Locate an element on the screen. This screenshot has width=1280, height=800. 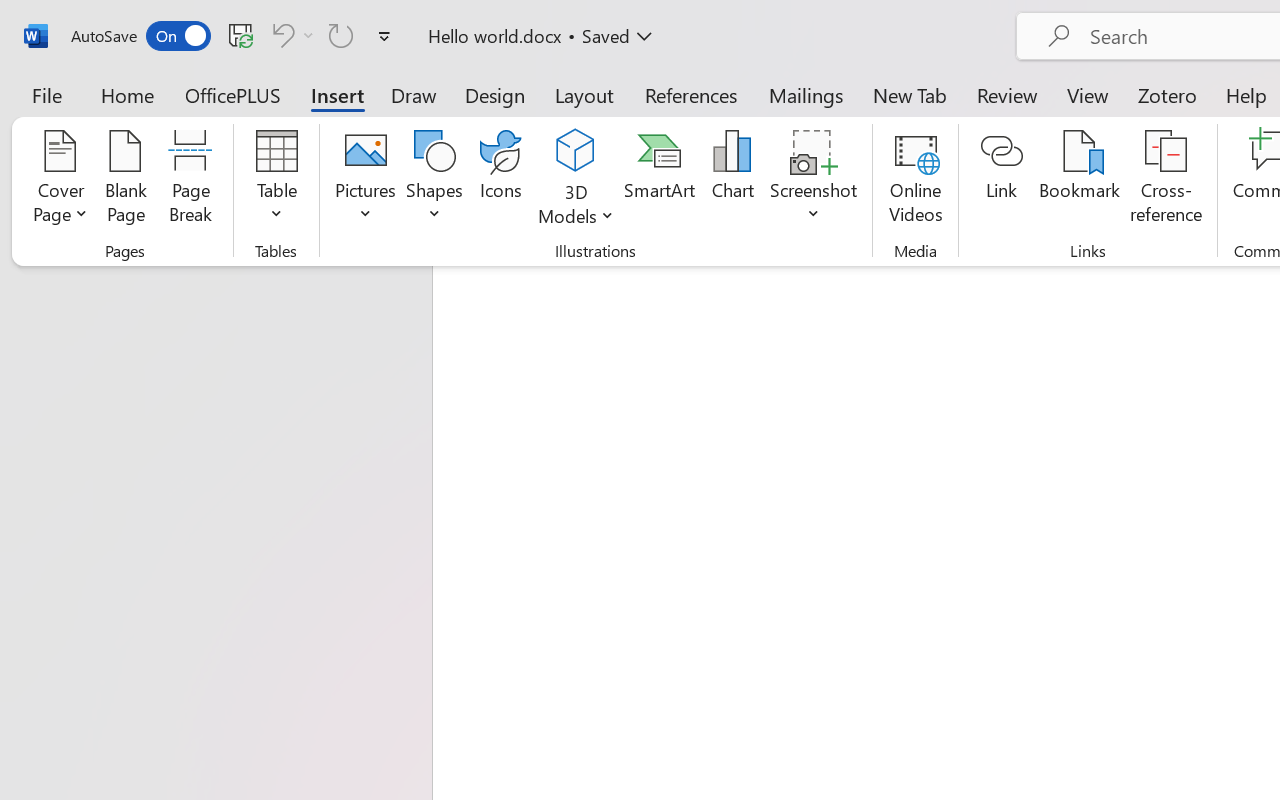
'Draw' is located at coordinates (413, 94).